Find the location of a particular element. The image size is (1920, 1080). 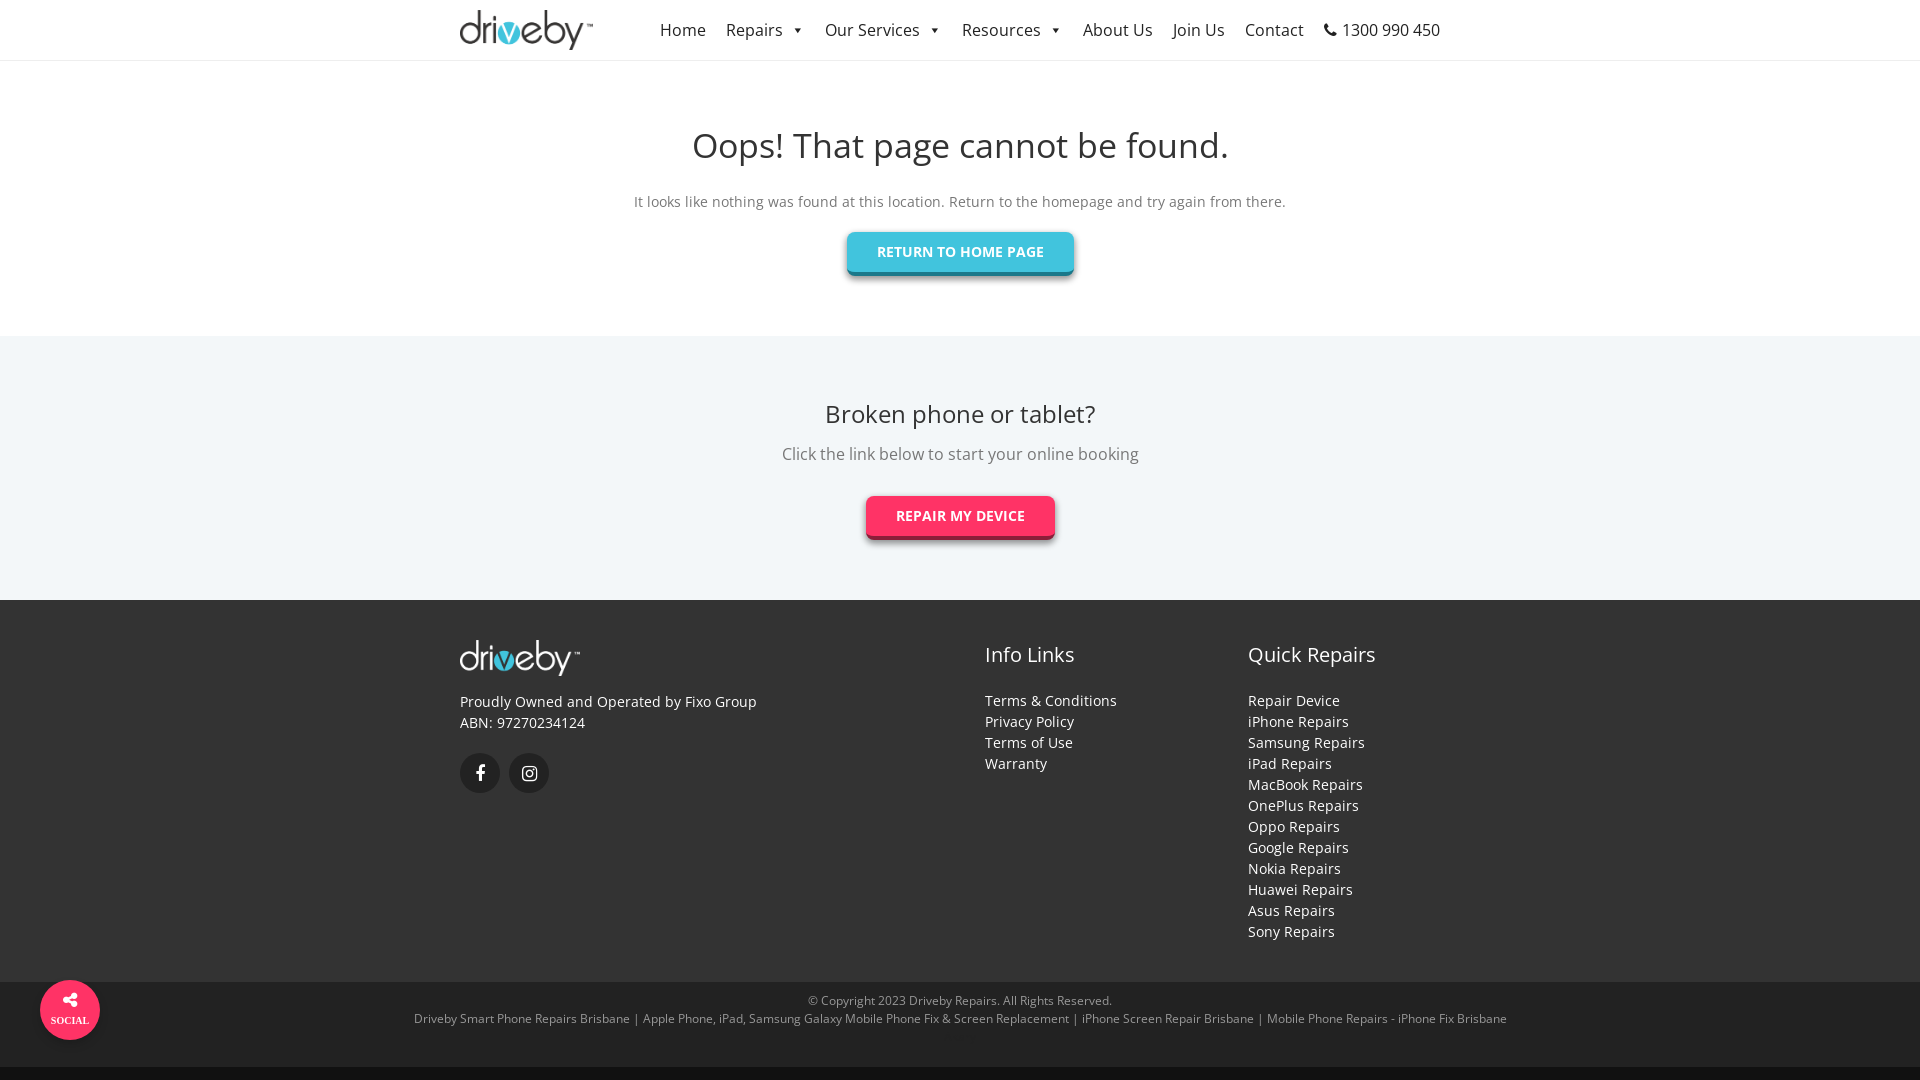

'Contact' is located at coordinates (1273, 30).